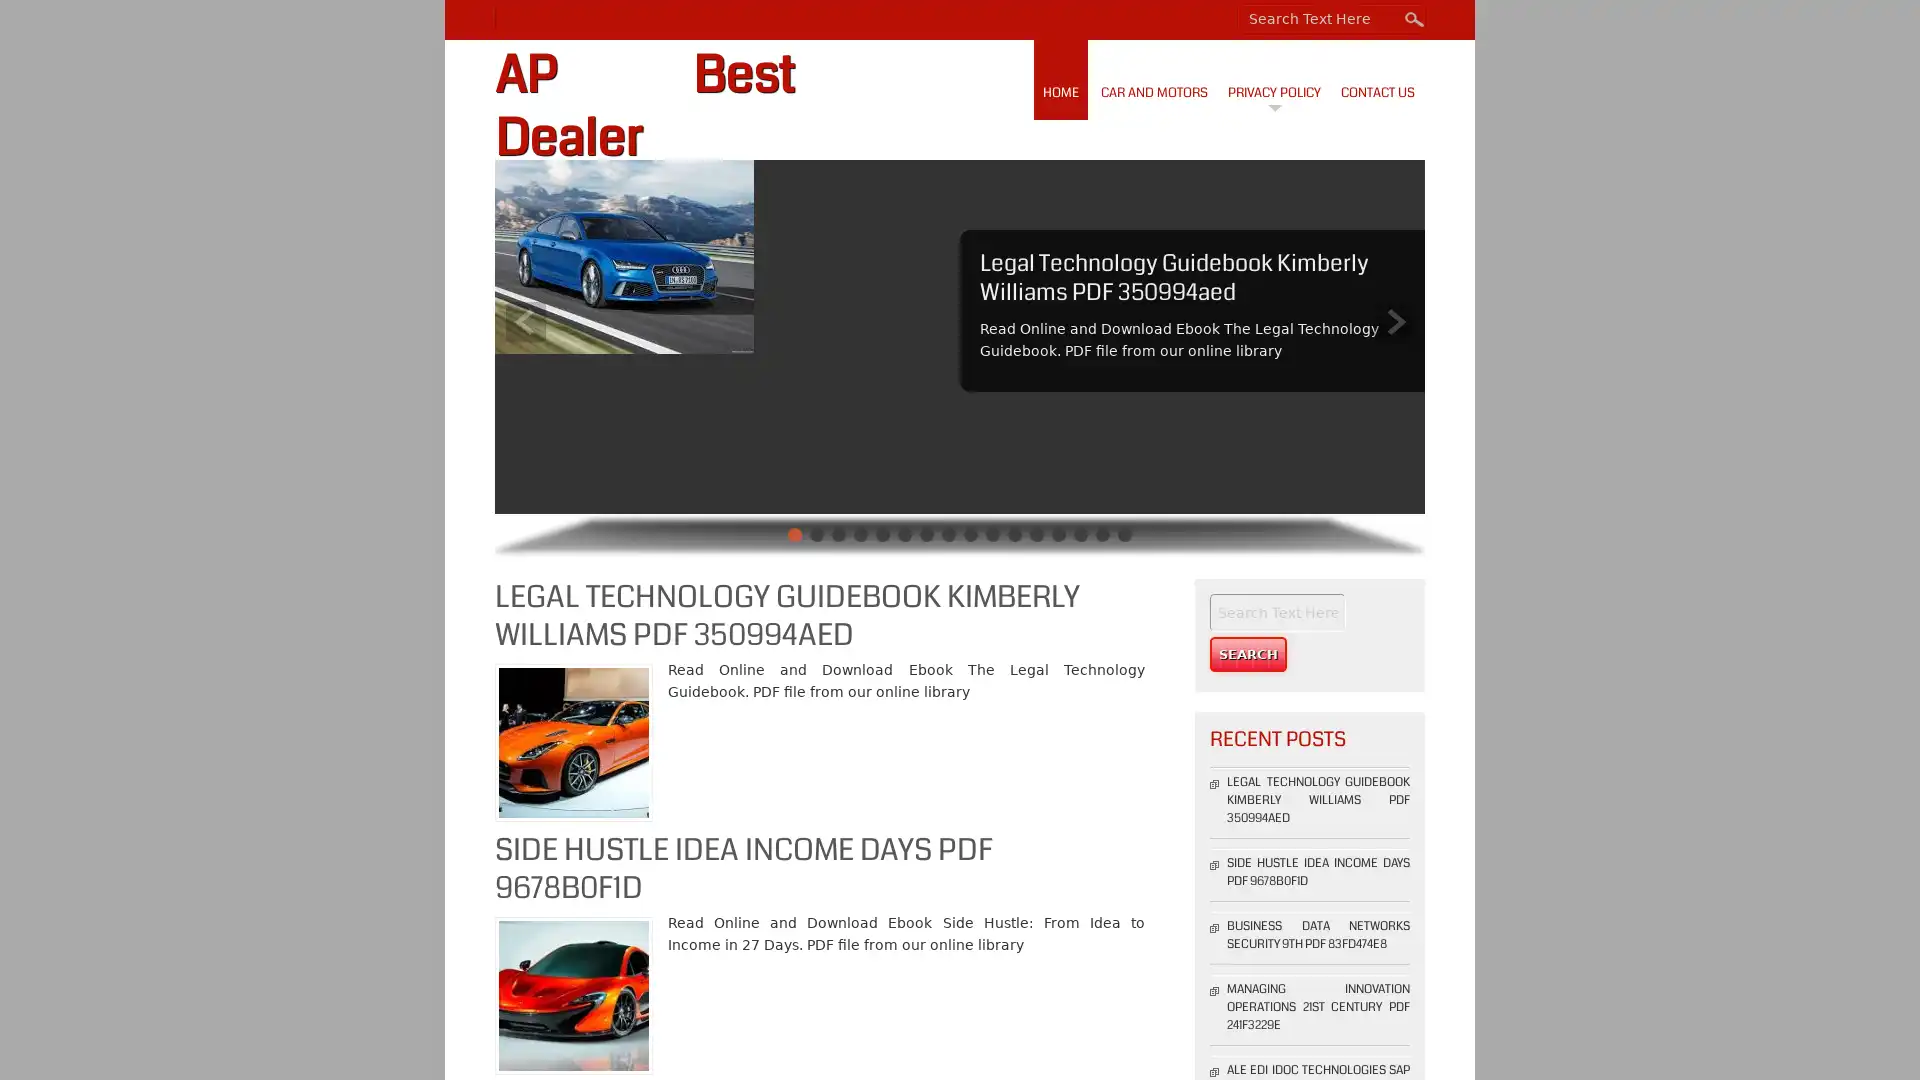  I want to click on Search, so click(1247, 654).